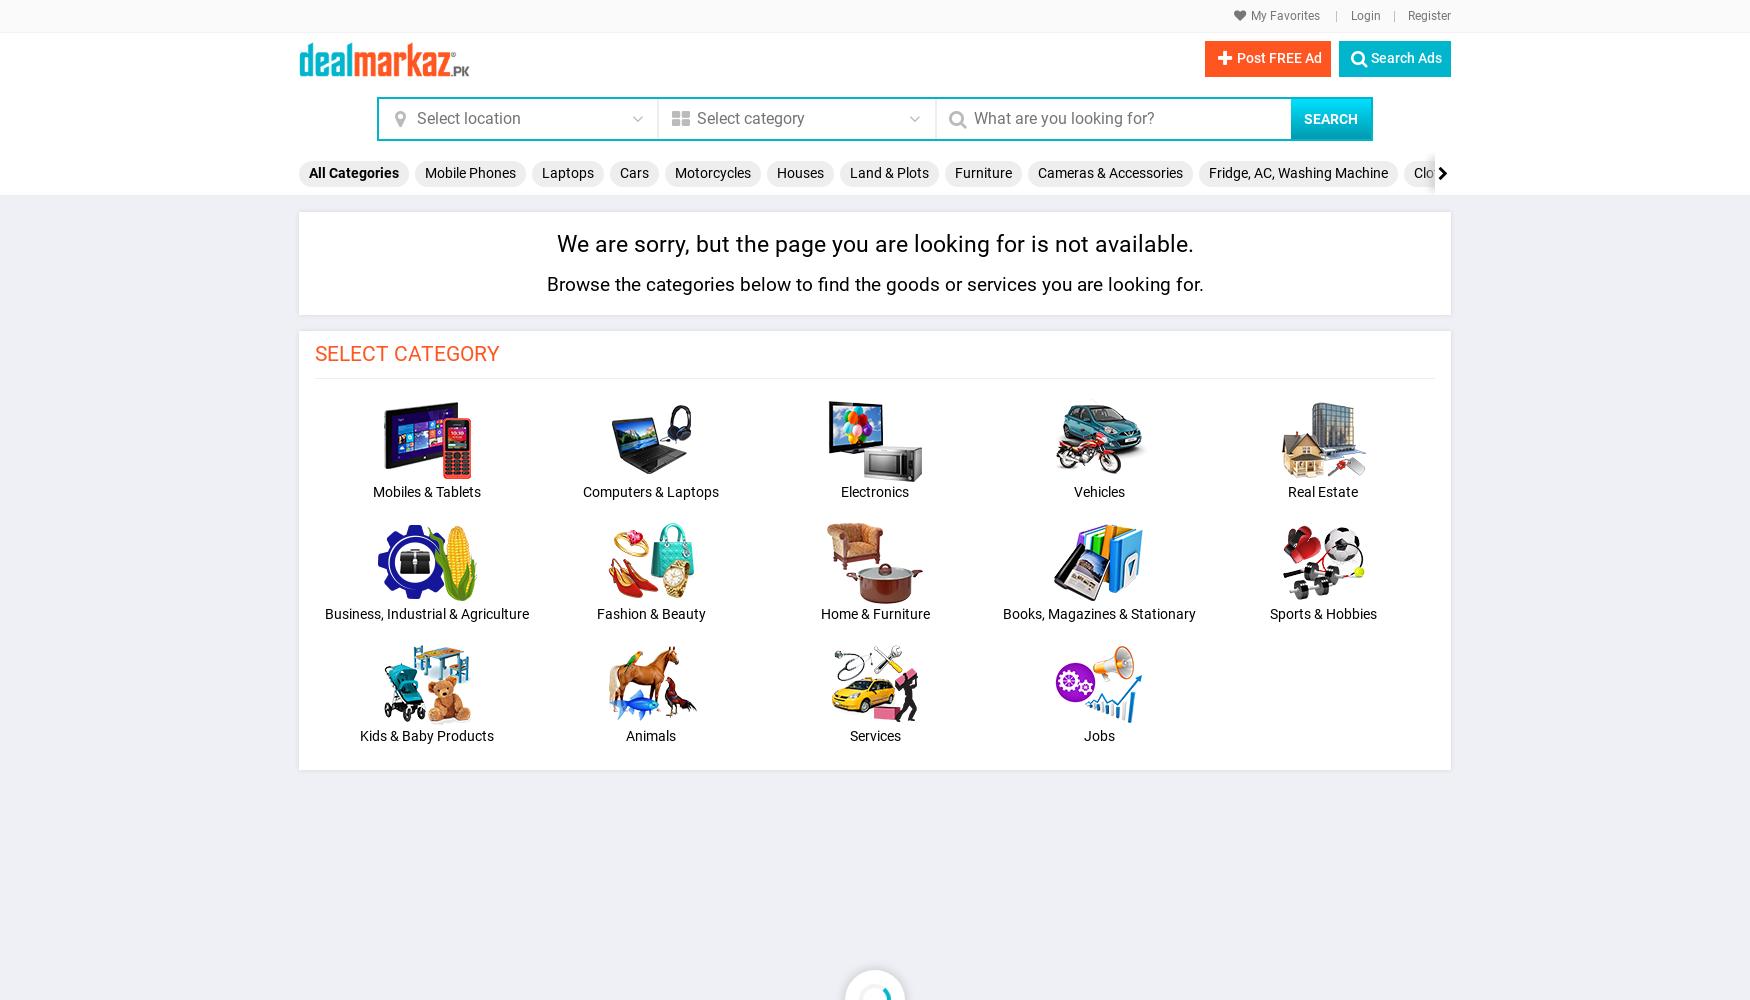 The width and height of the screenshot is (1750, 1000). I want to click on 'Houses', so click(799, 173).